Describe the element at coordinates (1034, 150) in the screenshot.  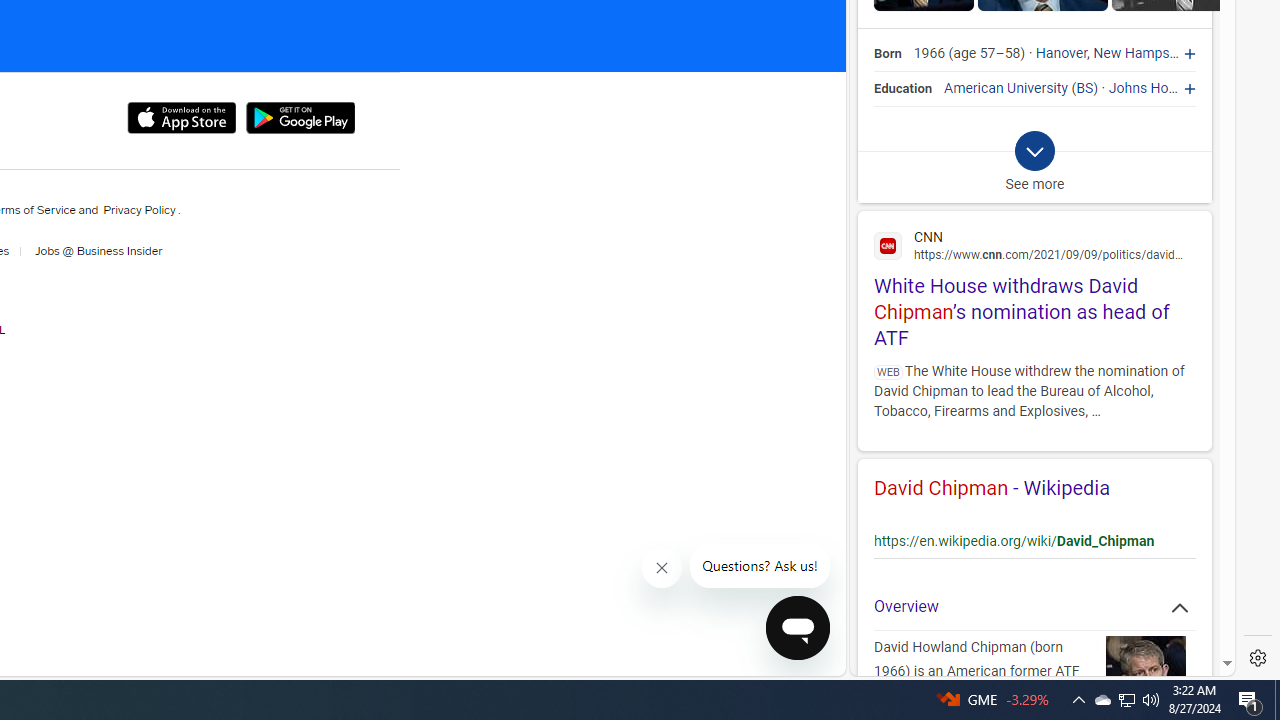
I see `'Class: b_exp_chevron_svg b_expmob_chev'` at that location.